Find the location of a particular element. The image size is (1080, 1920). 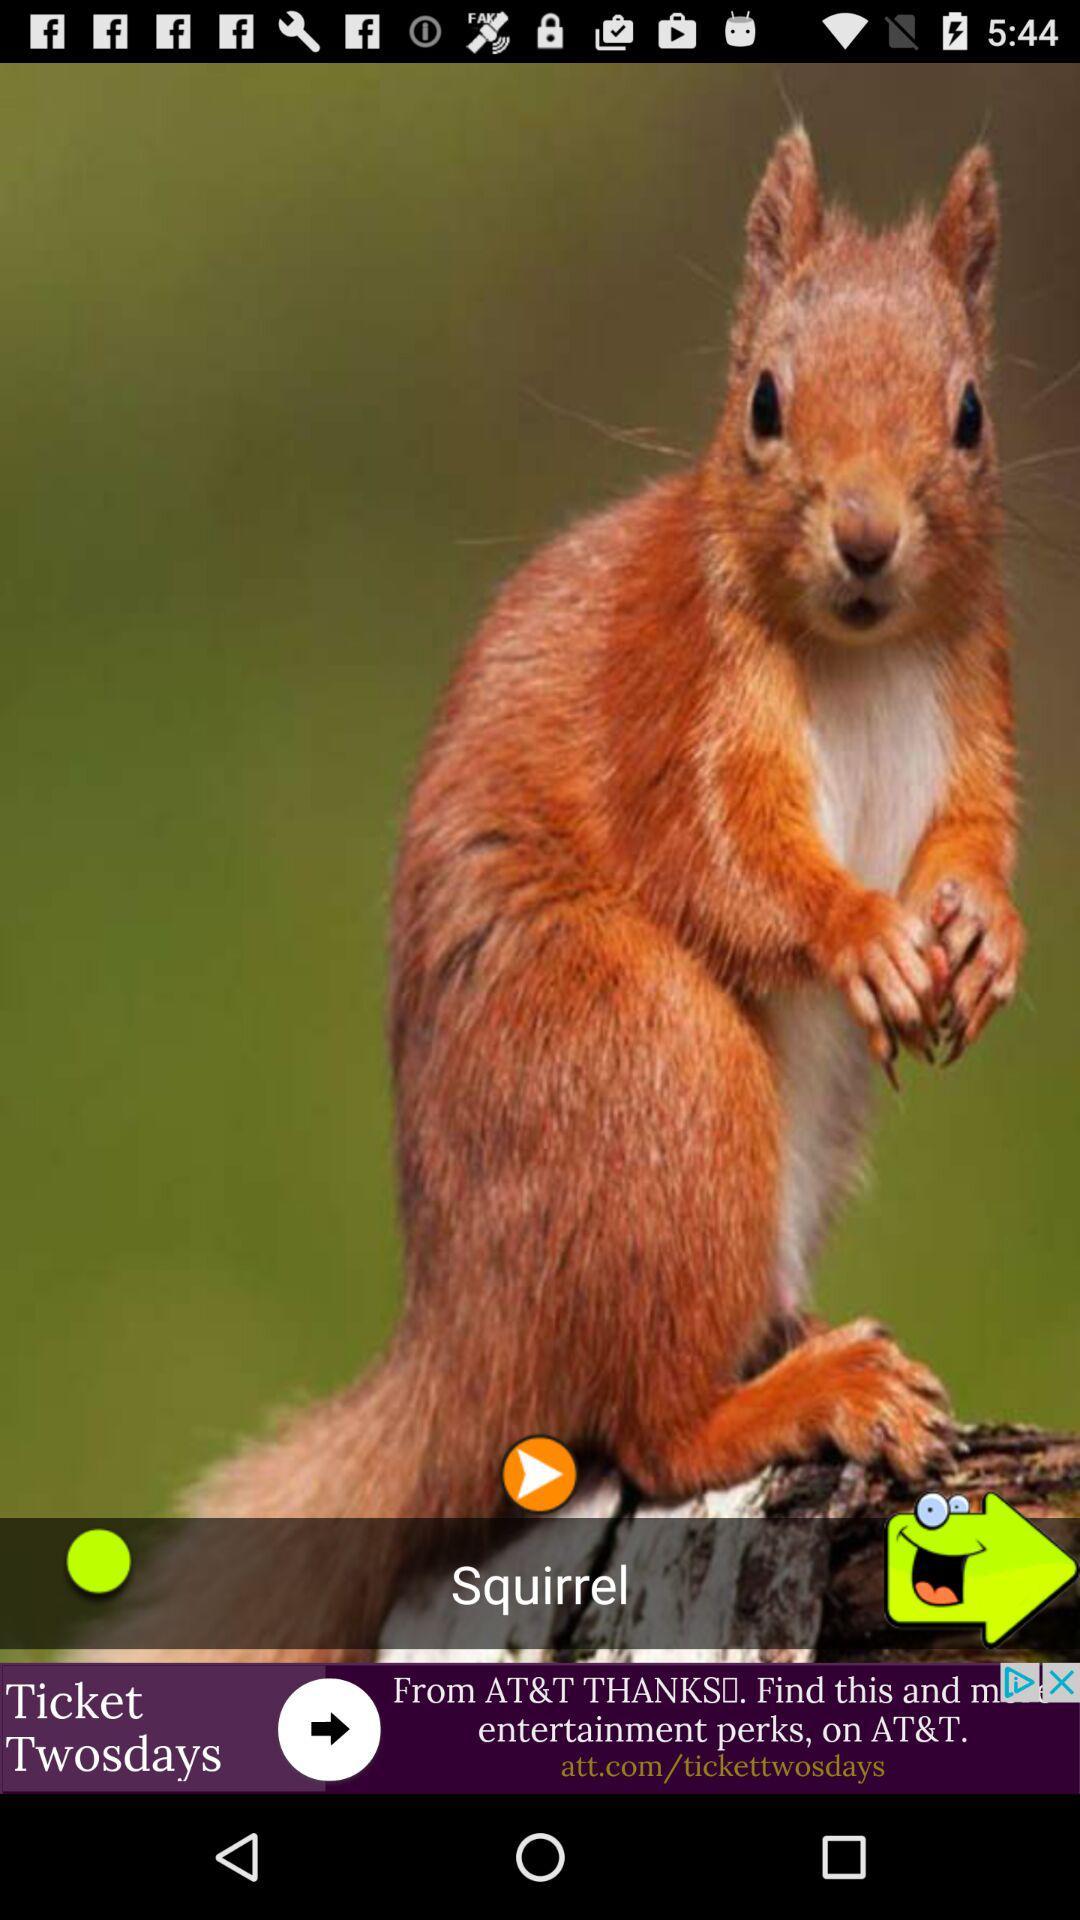

the play icon is located at coordinates (538, 1576).